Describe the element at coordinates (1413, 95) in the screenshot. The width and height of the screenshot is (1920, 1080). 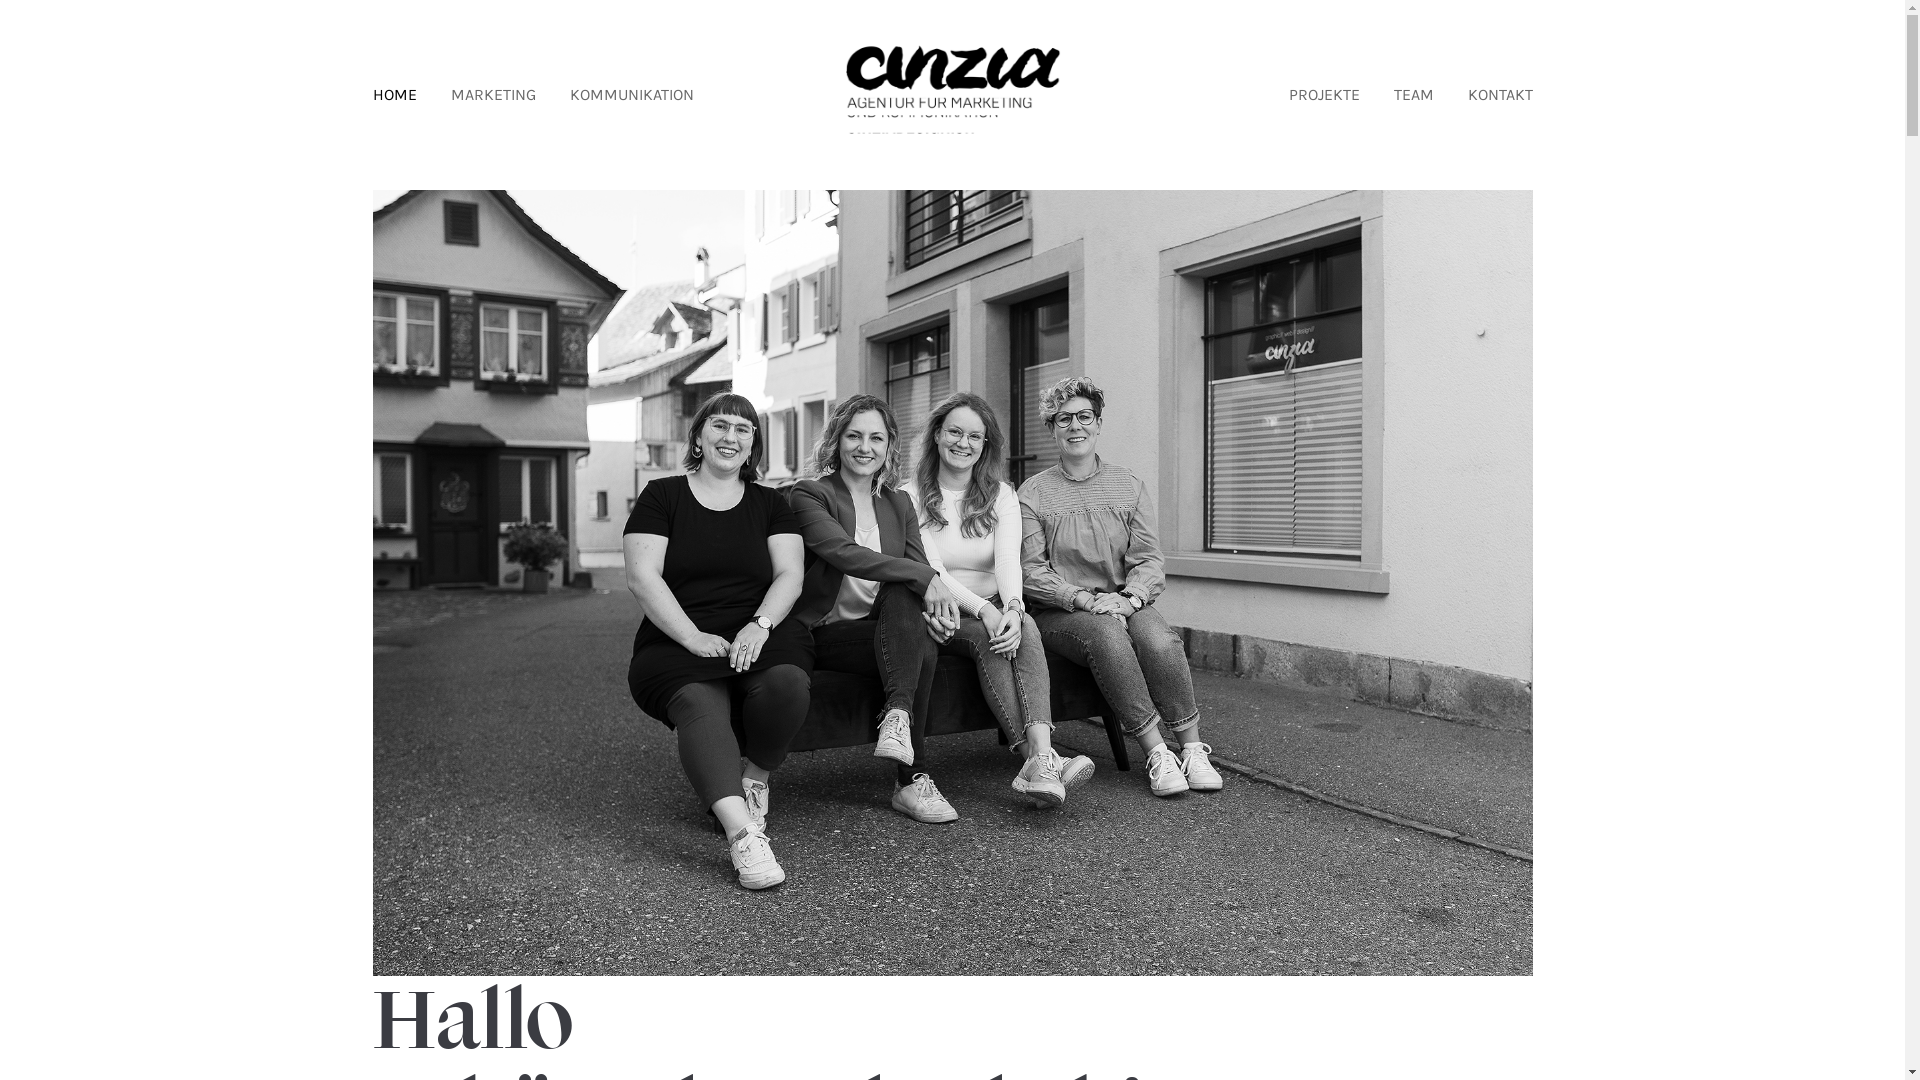
I see `'TEAM'` at that location.